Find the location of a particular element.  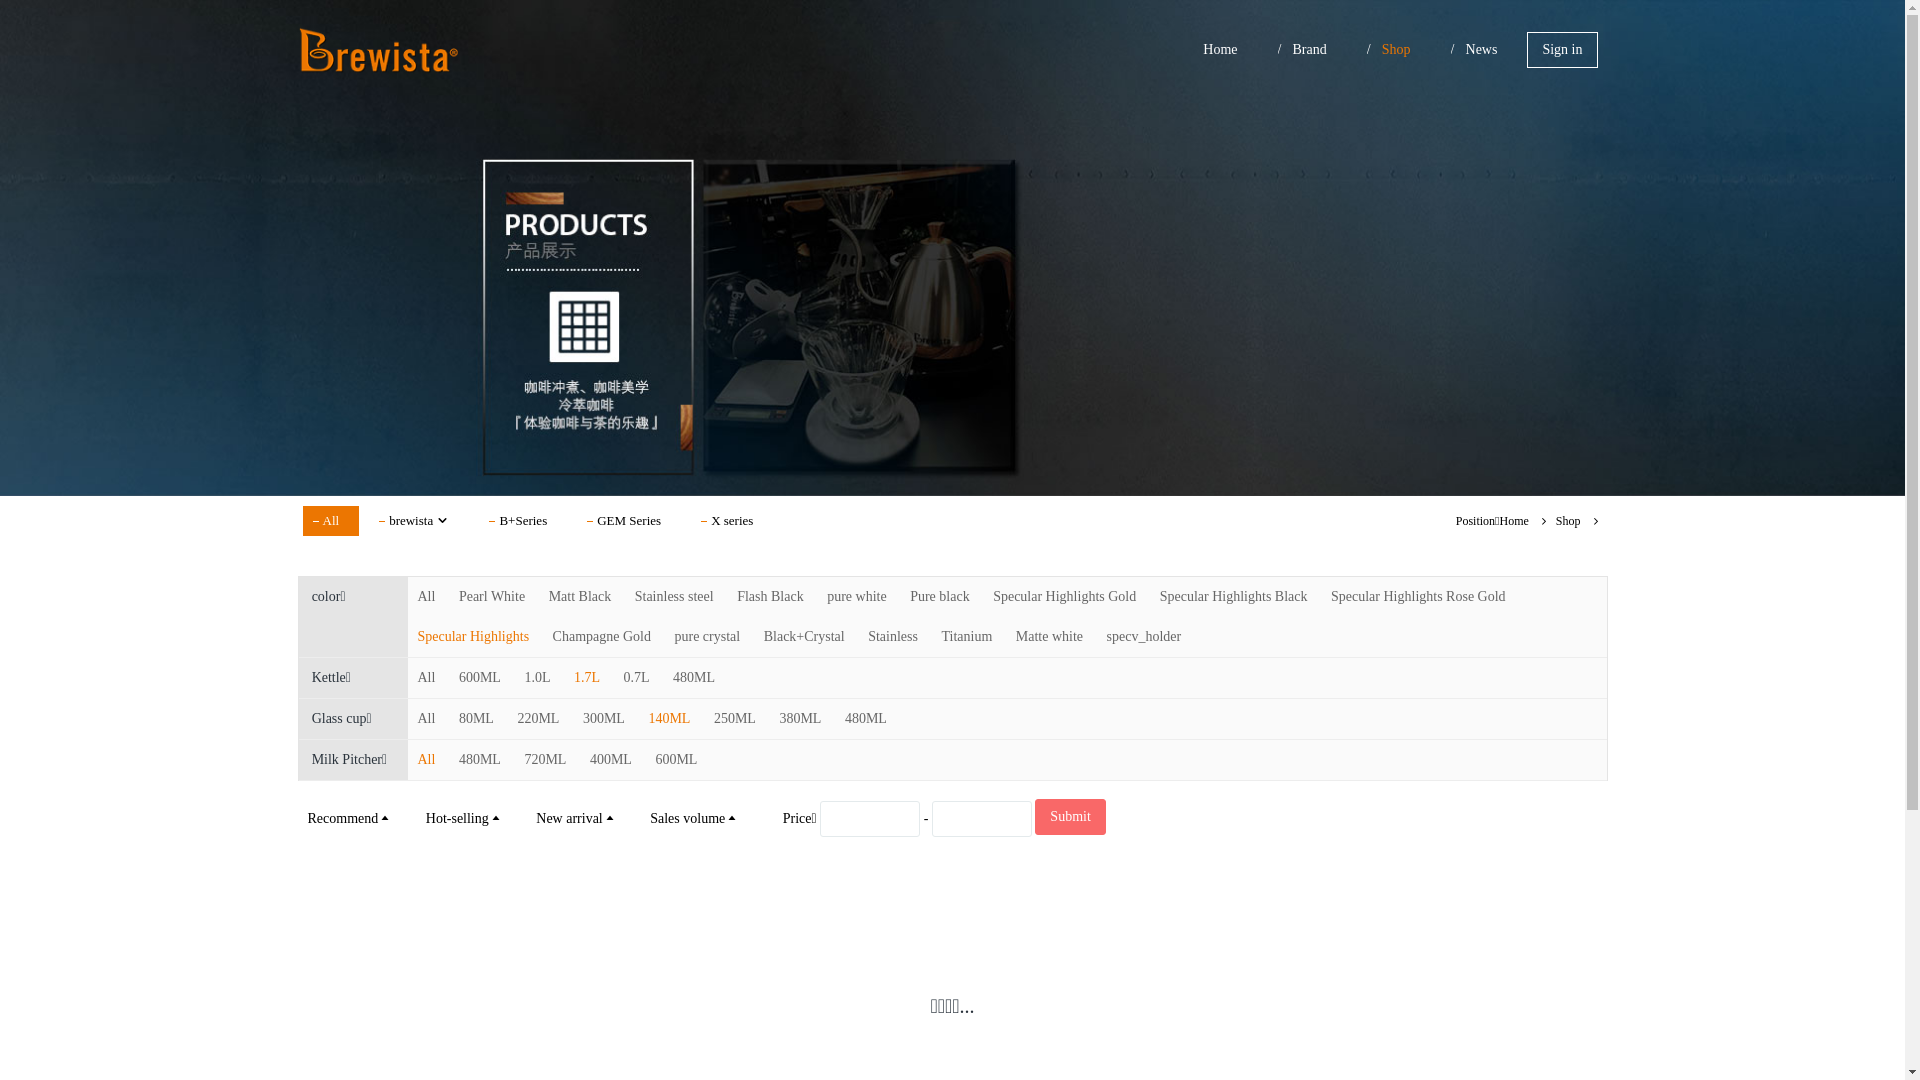

'New arrival' is located at coordinates (575, 818).